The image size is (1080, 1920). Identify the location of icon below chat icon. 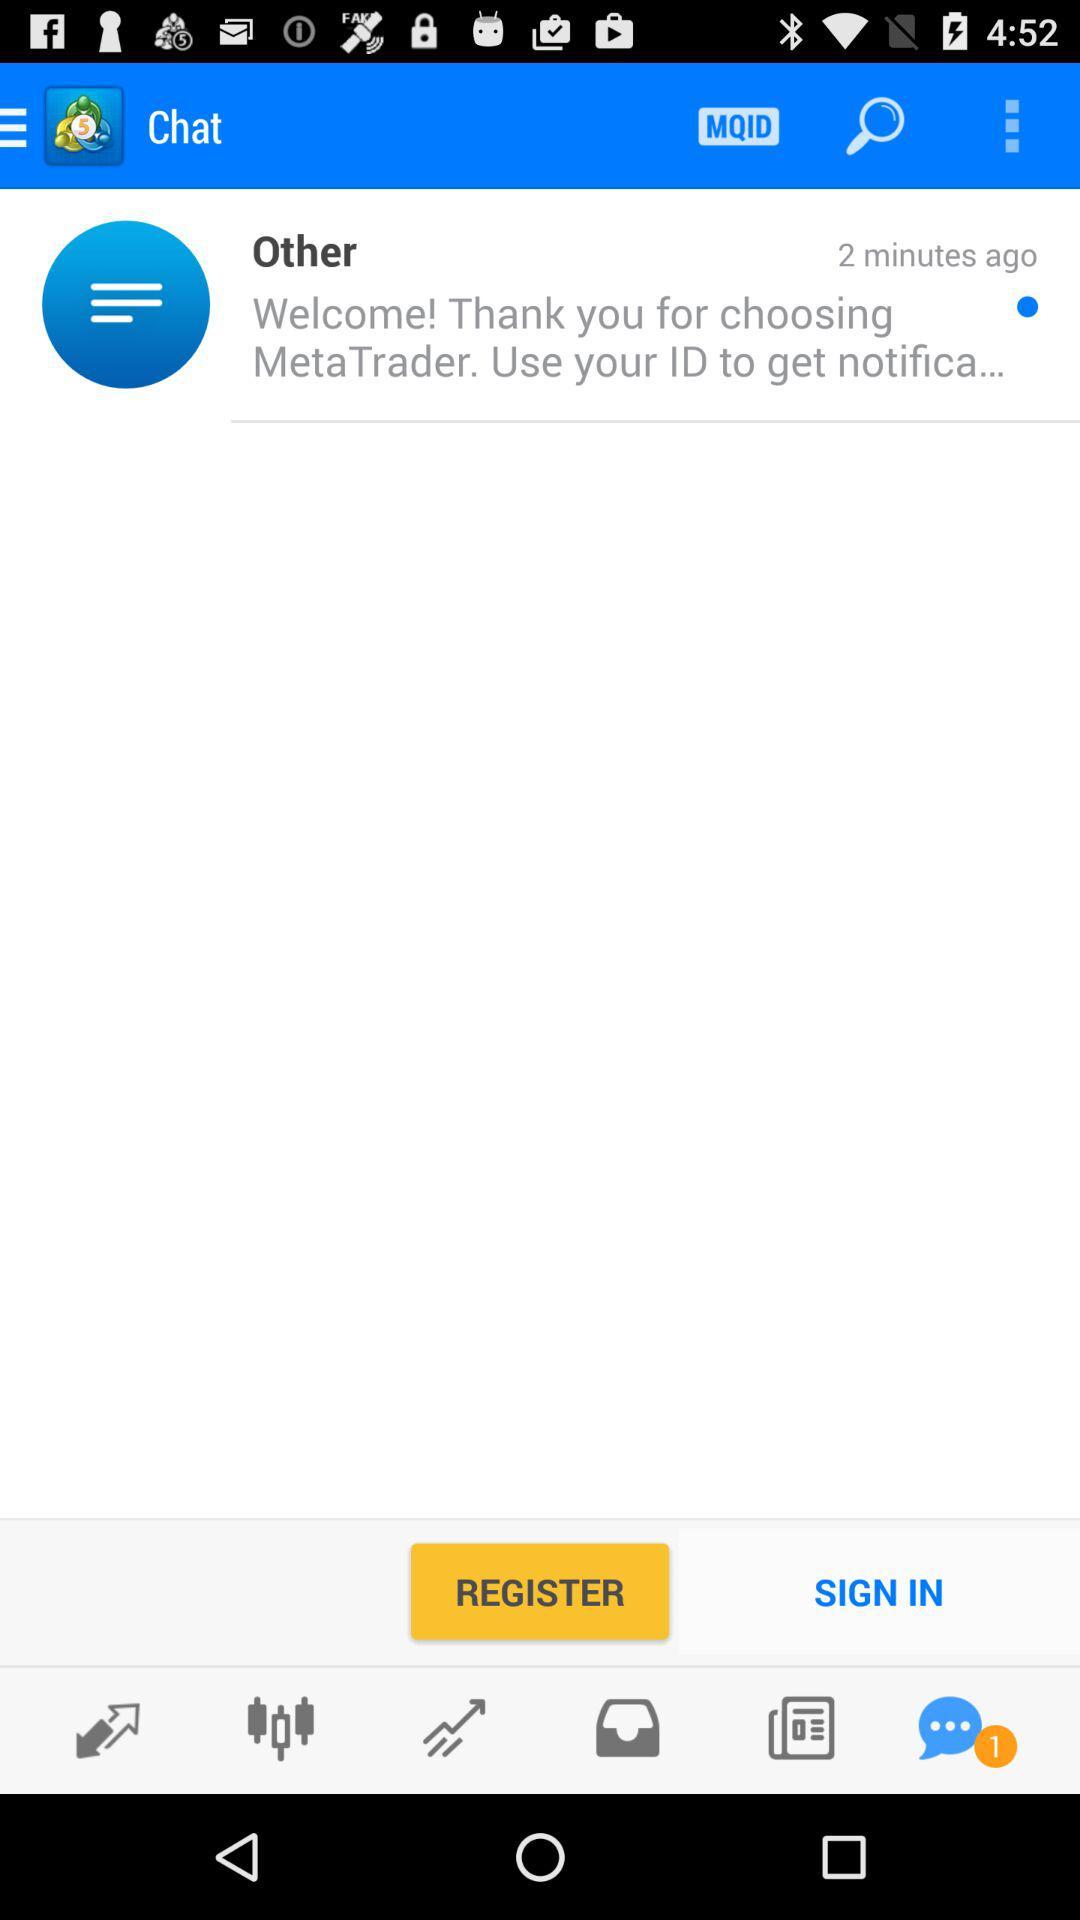
(293, 247).